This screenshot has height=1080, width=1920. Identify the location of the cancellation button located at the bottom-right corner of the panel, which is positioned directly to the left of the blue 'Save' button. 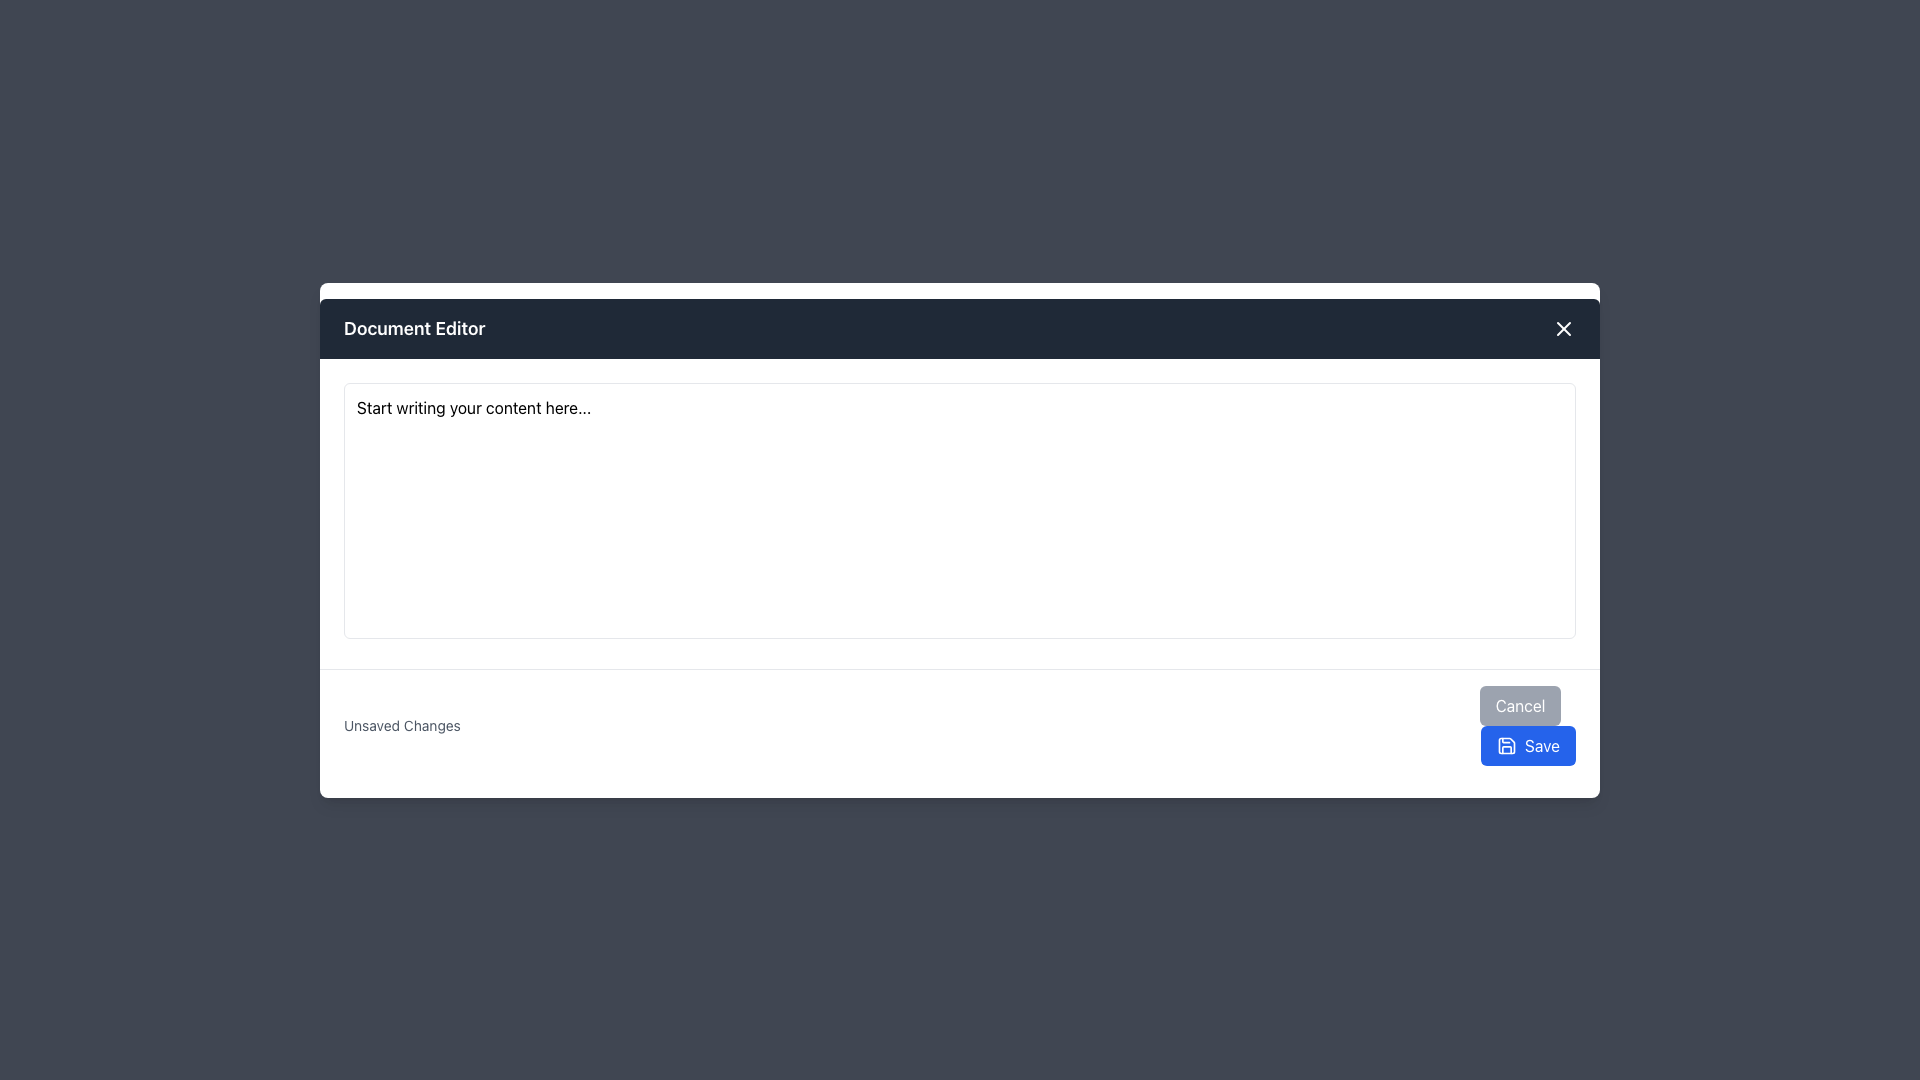
(1520, 704).